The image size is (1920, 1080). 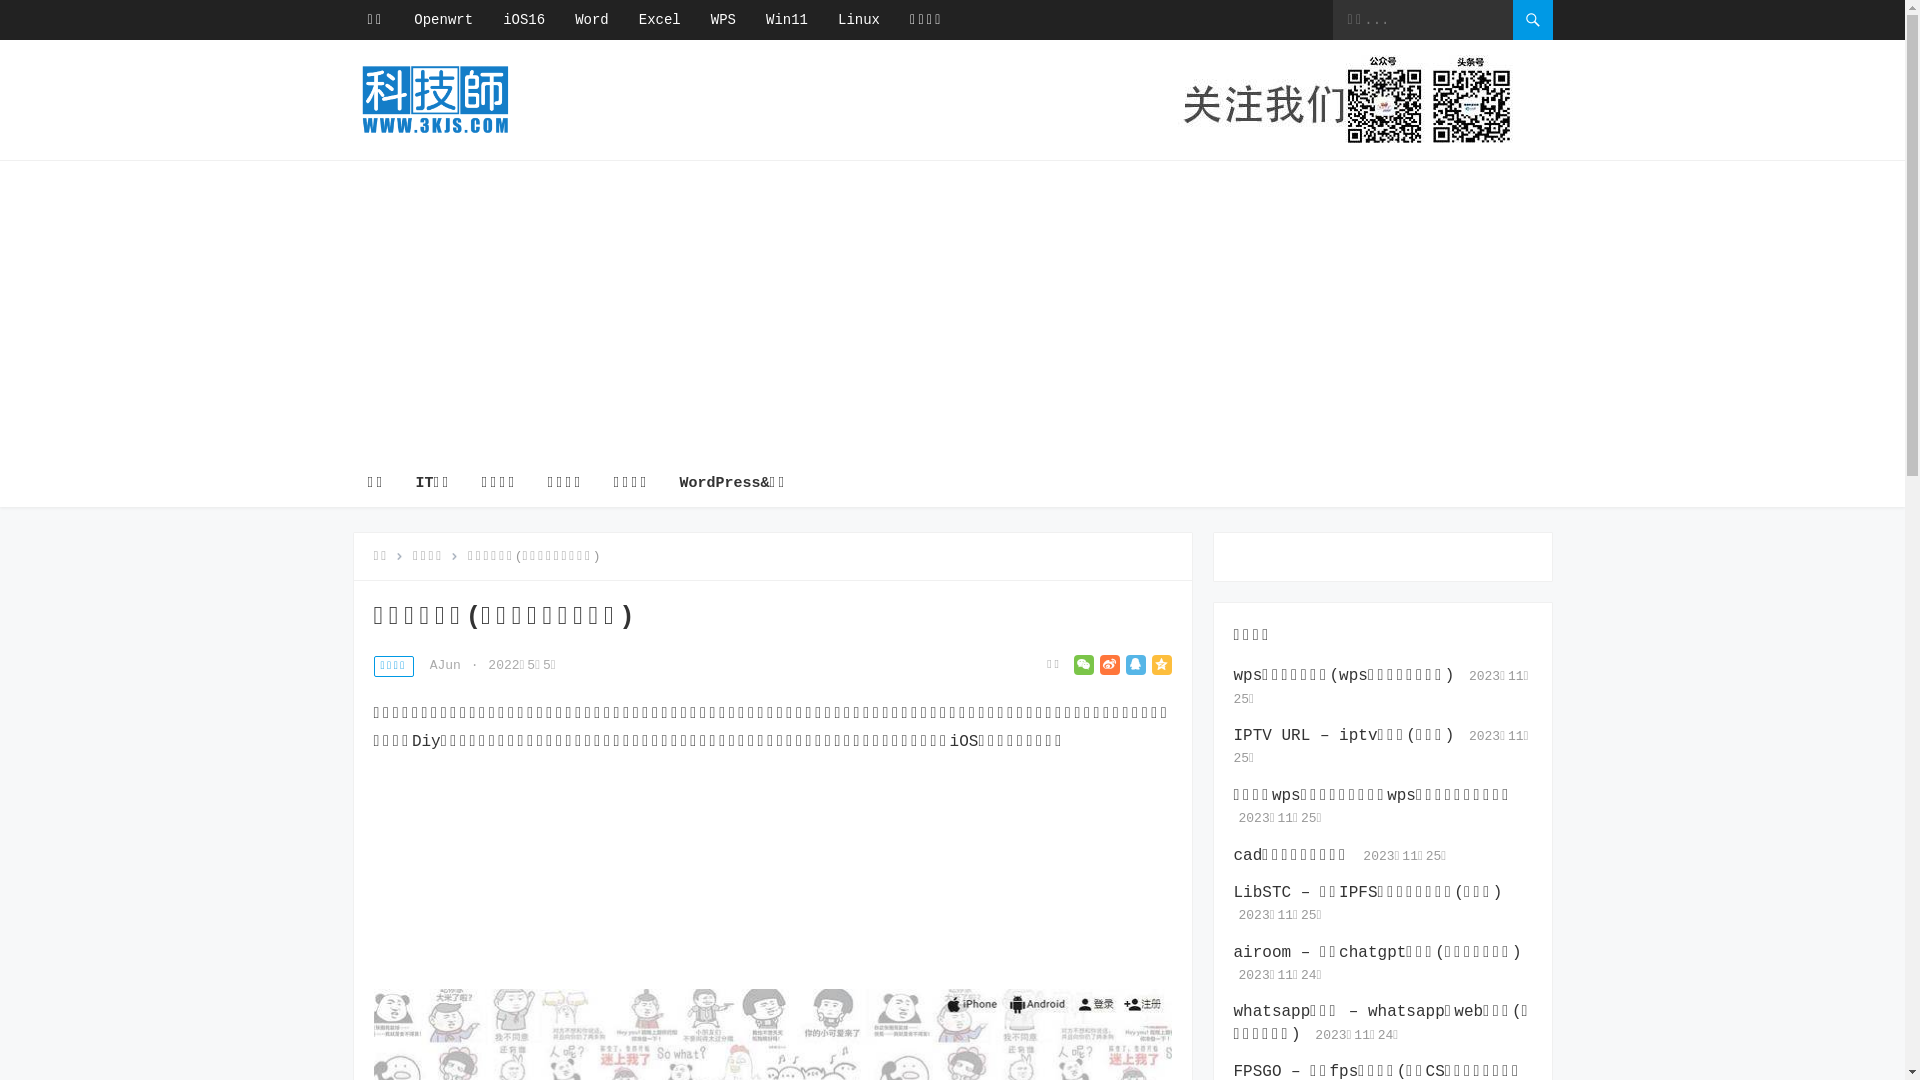 What do you see at coordinates (523, 19) in the screenshot?
I see `'iOS16'` at bounding box center [523, 19].